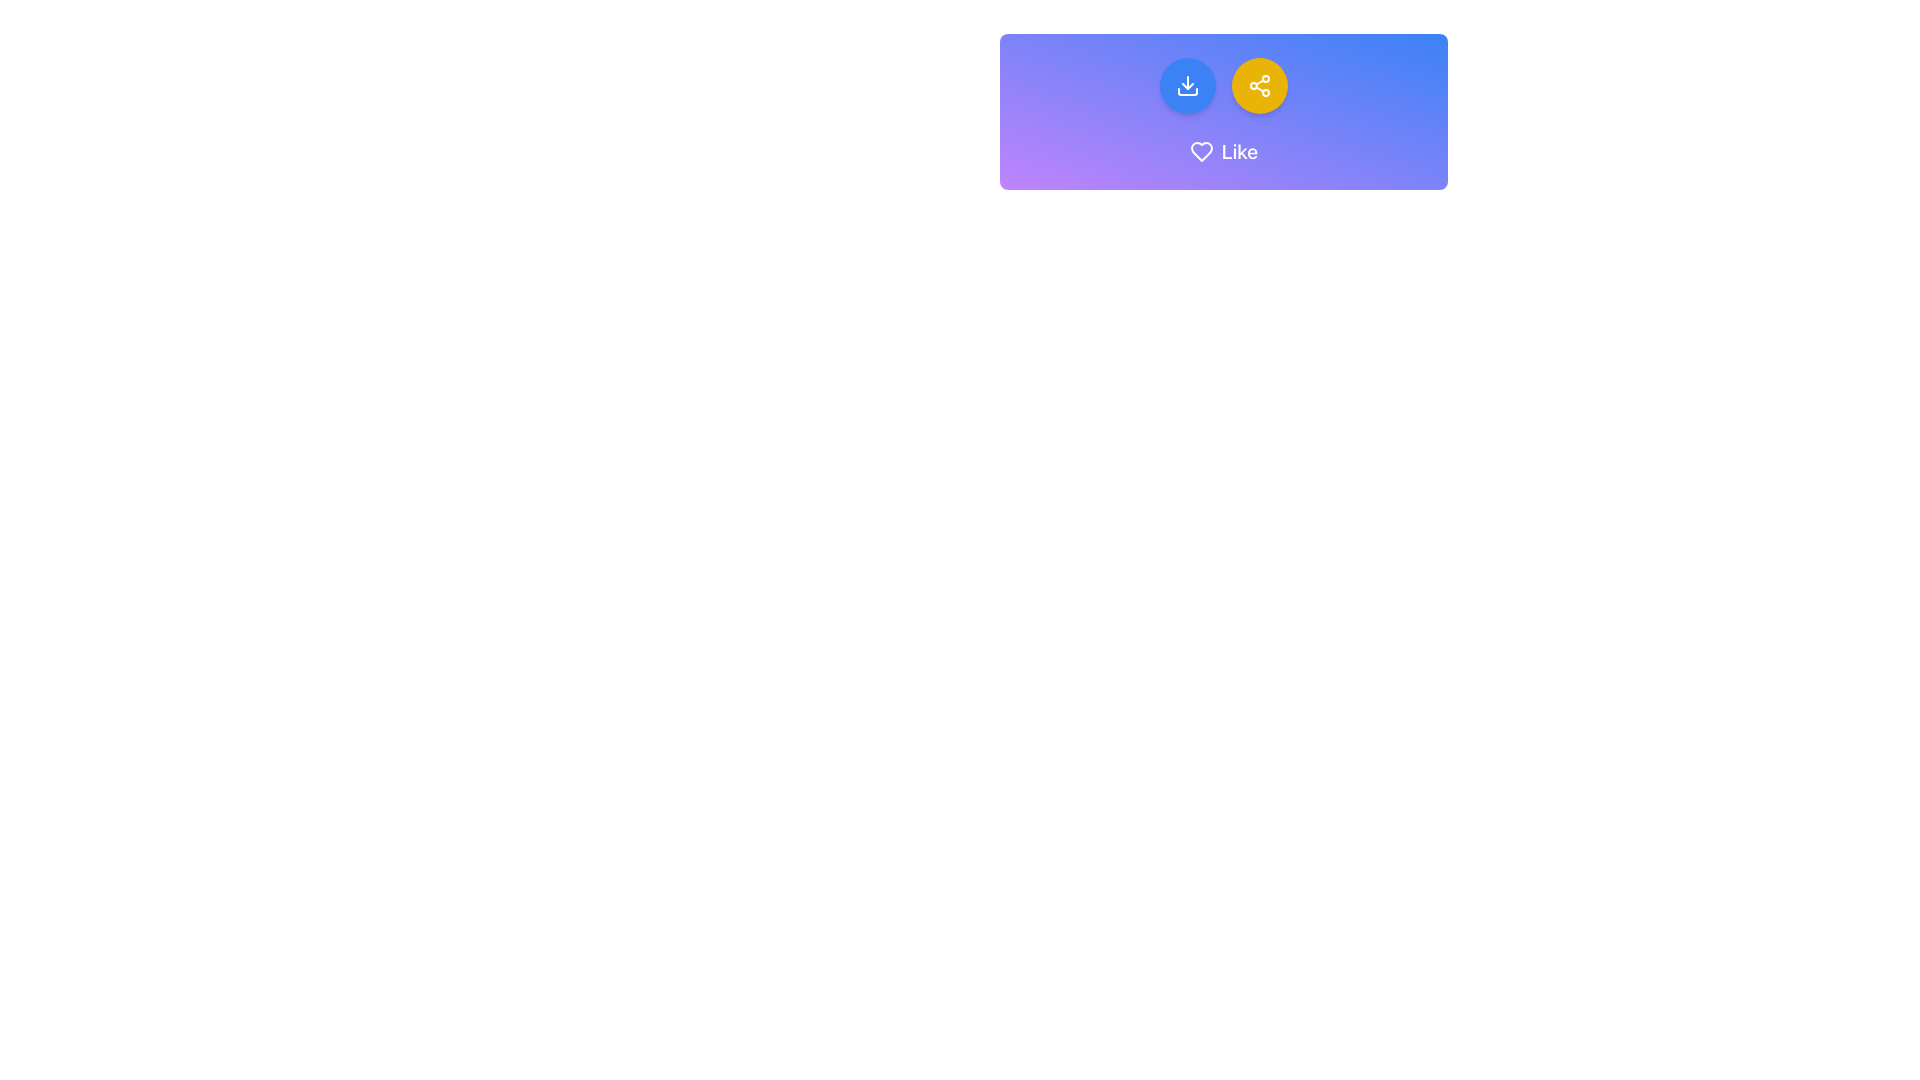 The image size is (1920, 1080). What do you see at coordinates (1258, 84) in the screenshot?
I see `the share action button icon, which is a yellow circular button containing three connected circles` at bounding box center [1258, 84].